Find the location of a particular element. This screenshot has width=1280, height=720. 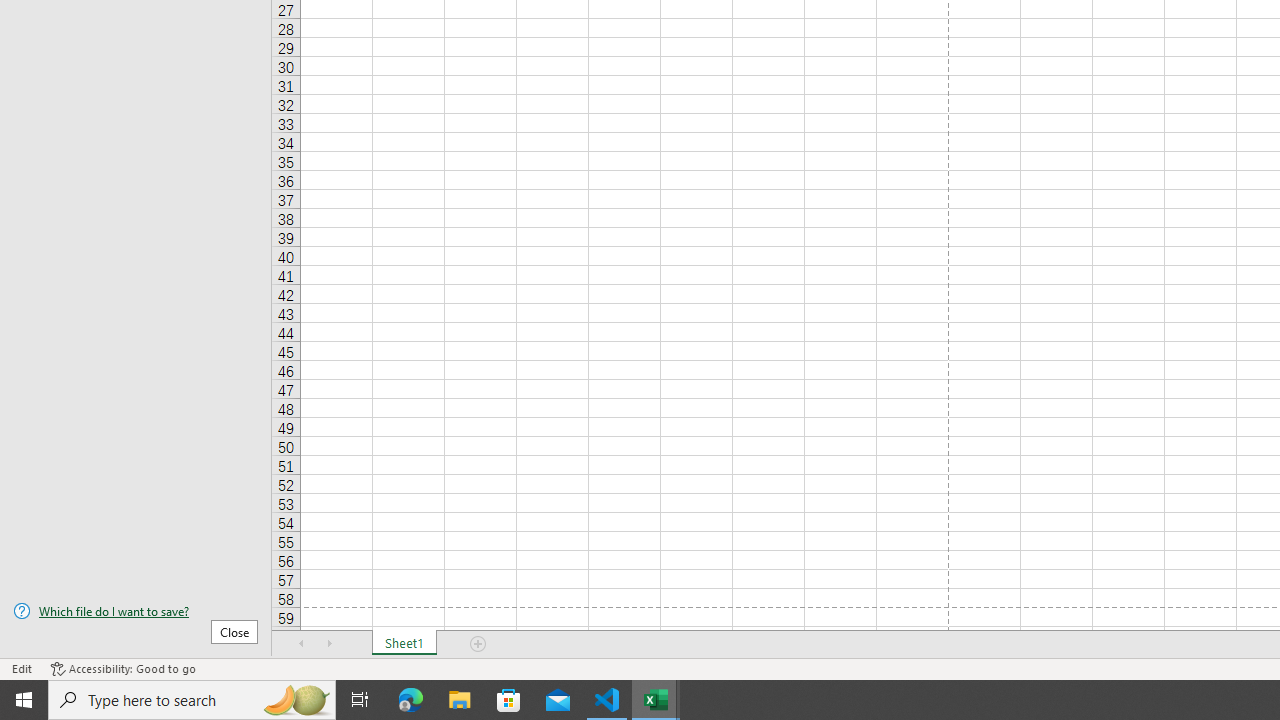

'Add Sheet' is located at coordinates (477, 644).